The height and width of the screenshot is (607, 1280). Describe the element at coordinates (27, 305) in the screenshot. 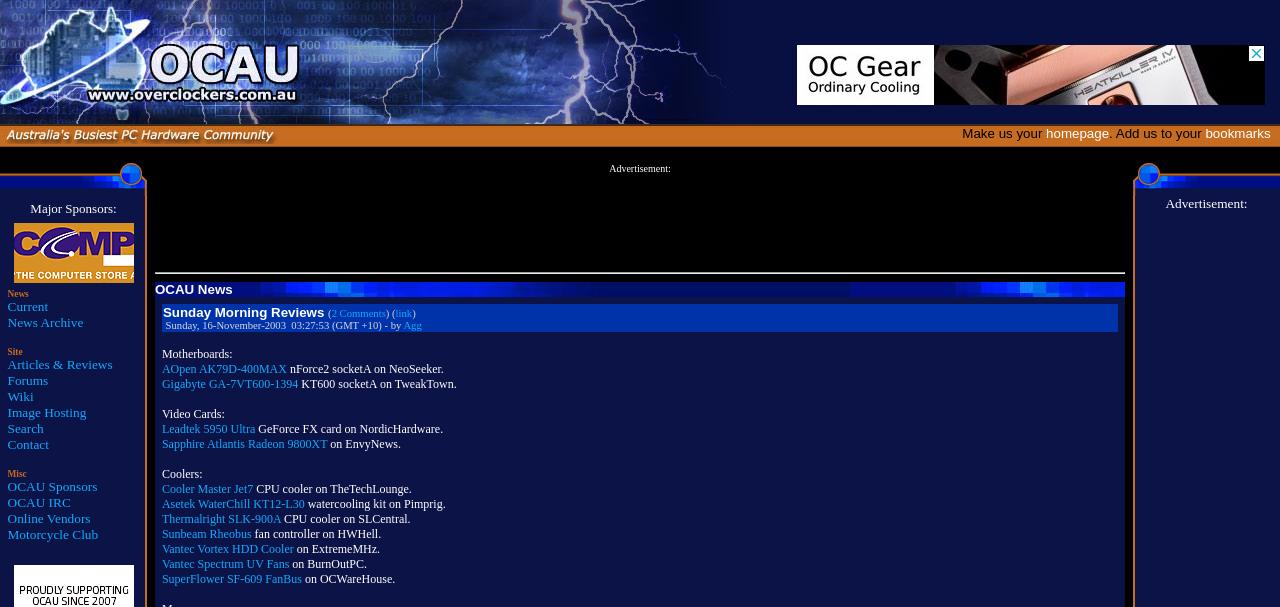

I see `'Current'` at that location.